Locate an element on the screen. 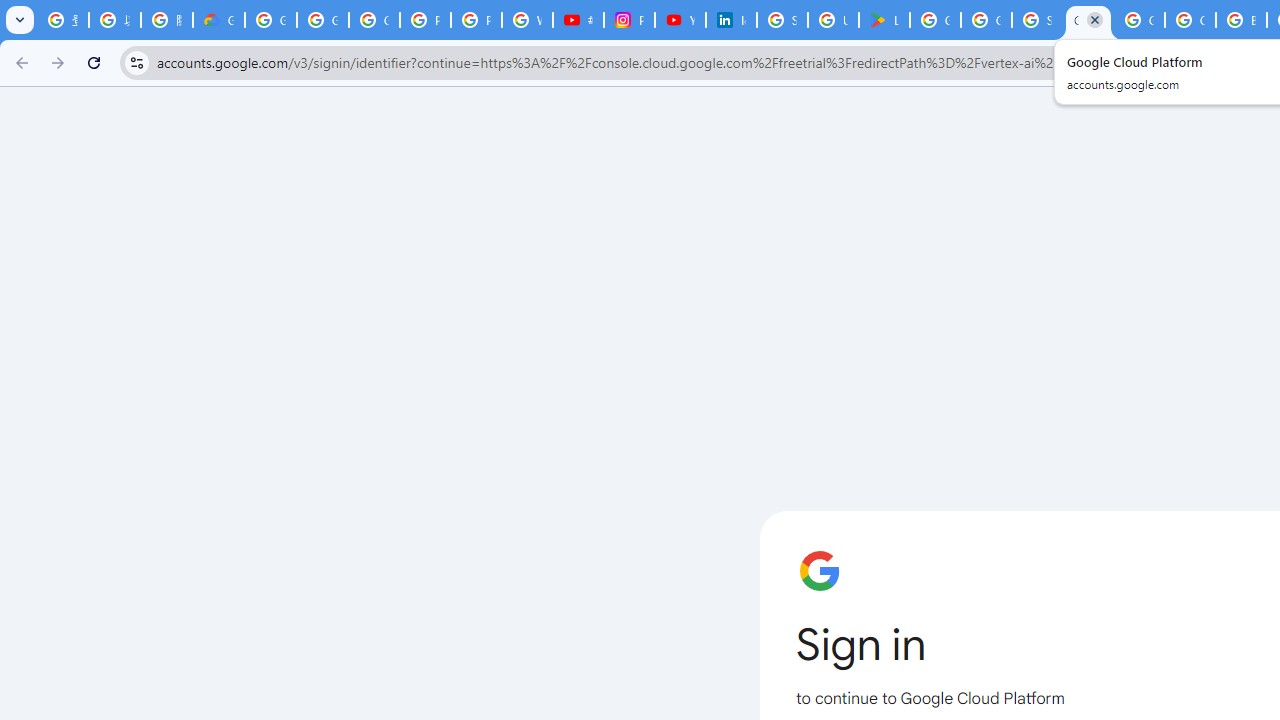 The height and width of the screenshot is (720, 1280). 'Last Shelter: Survival - Apps on Google Play' is located at coordinates (883, 20).